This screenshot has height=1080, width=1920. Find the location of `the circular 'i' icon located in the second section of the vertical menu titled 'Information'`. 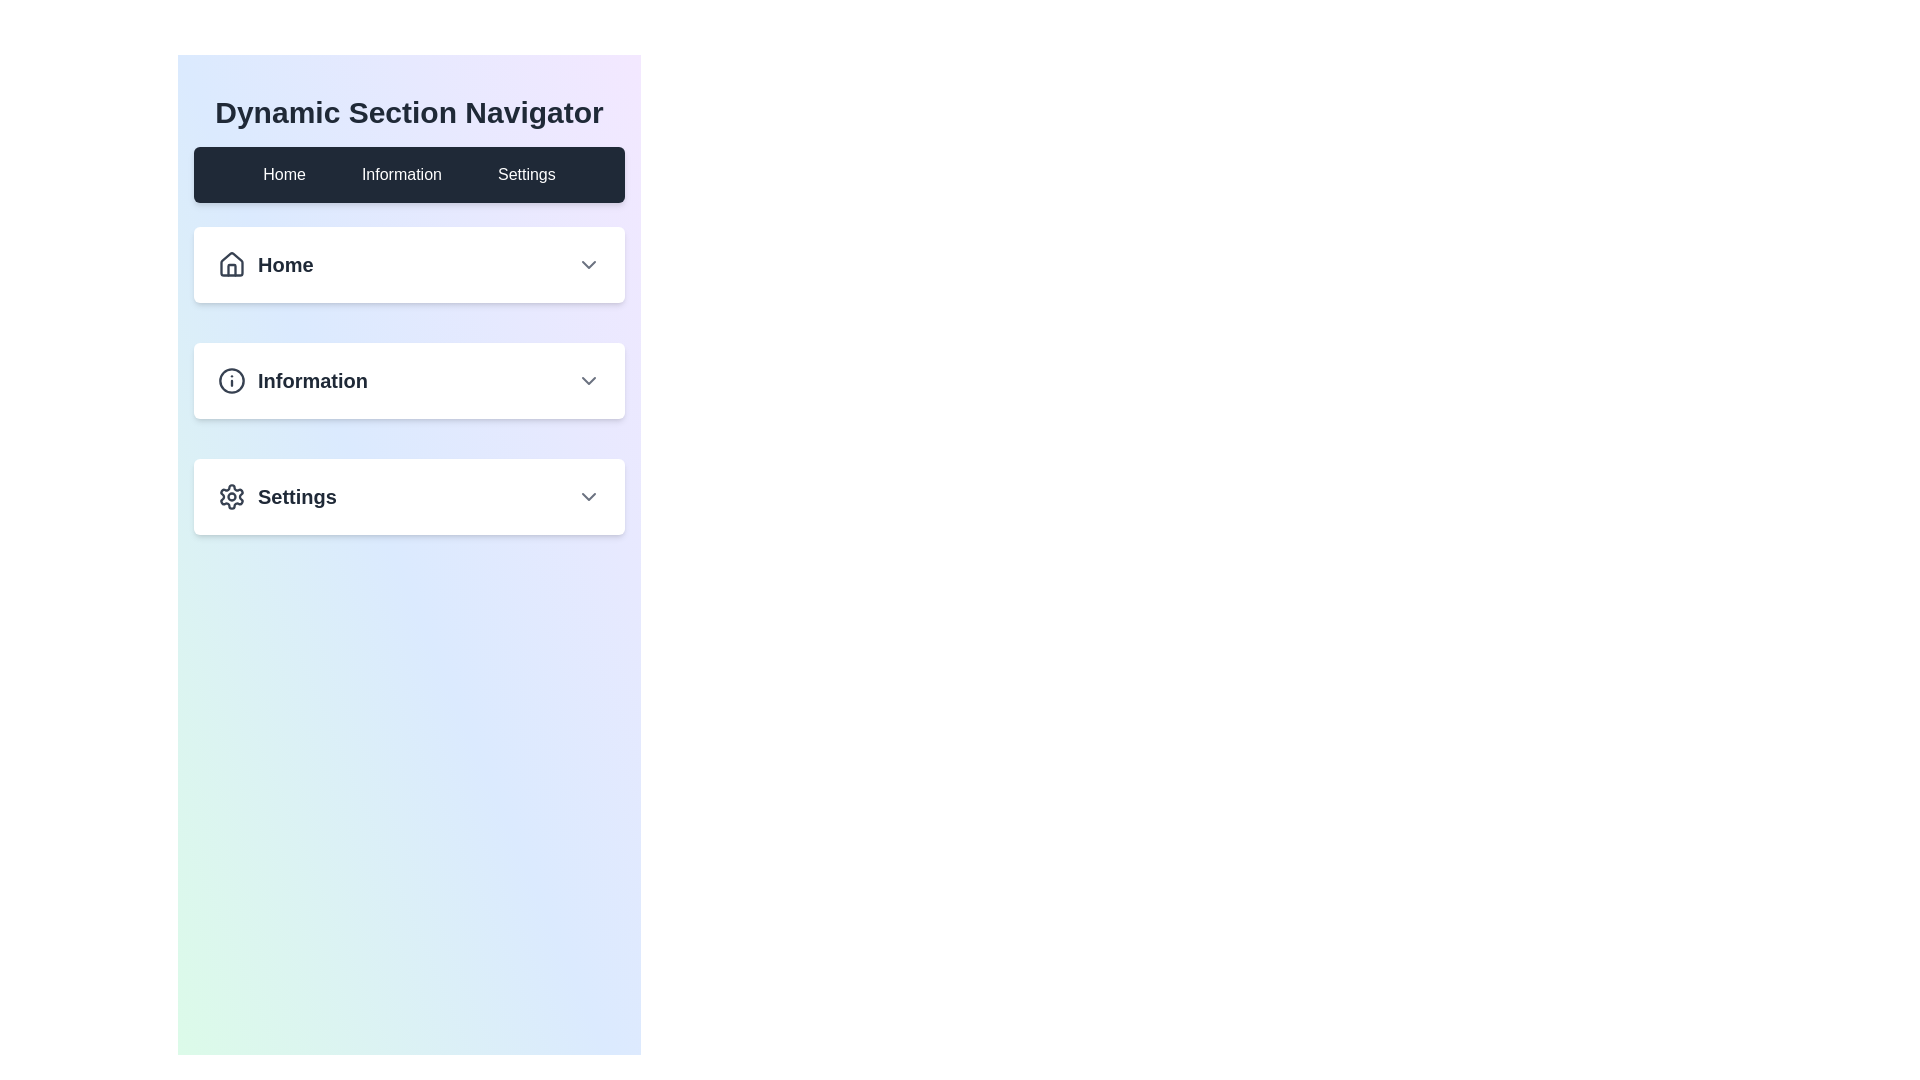

the circular 'i' icon located in the second section of the vertical menu titled 'Information' is located at coordinates (231, 381).